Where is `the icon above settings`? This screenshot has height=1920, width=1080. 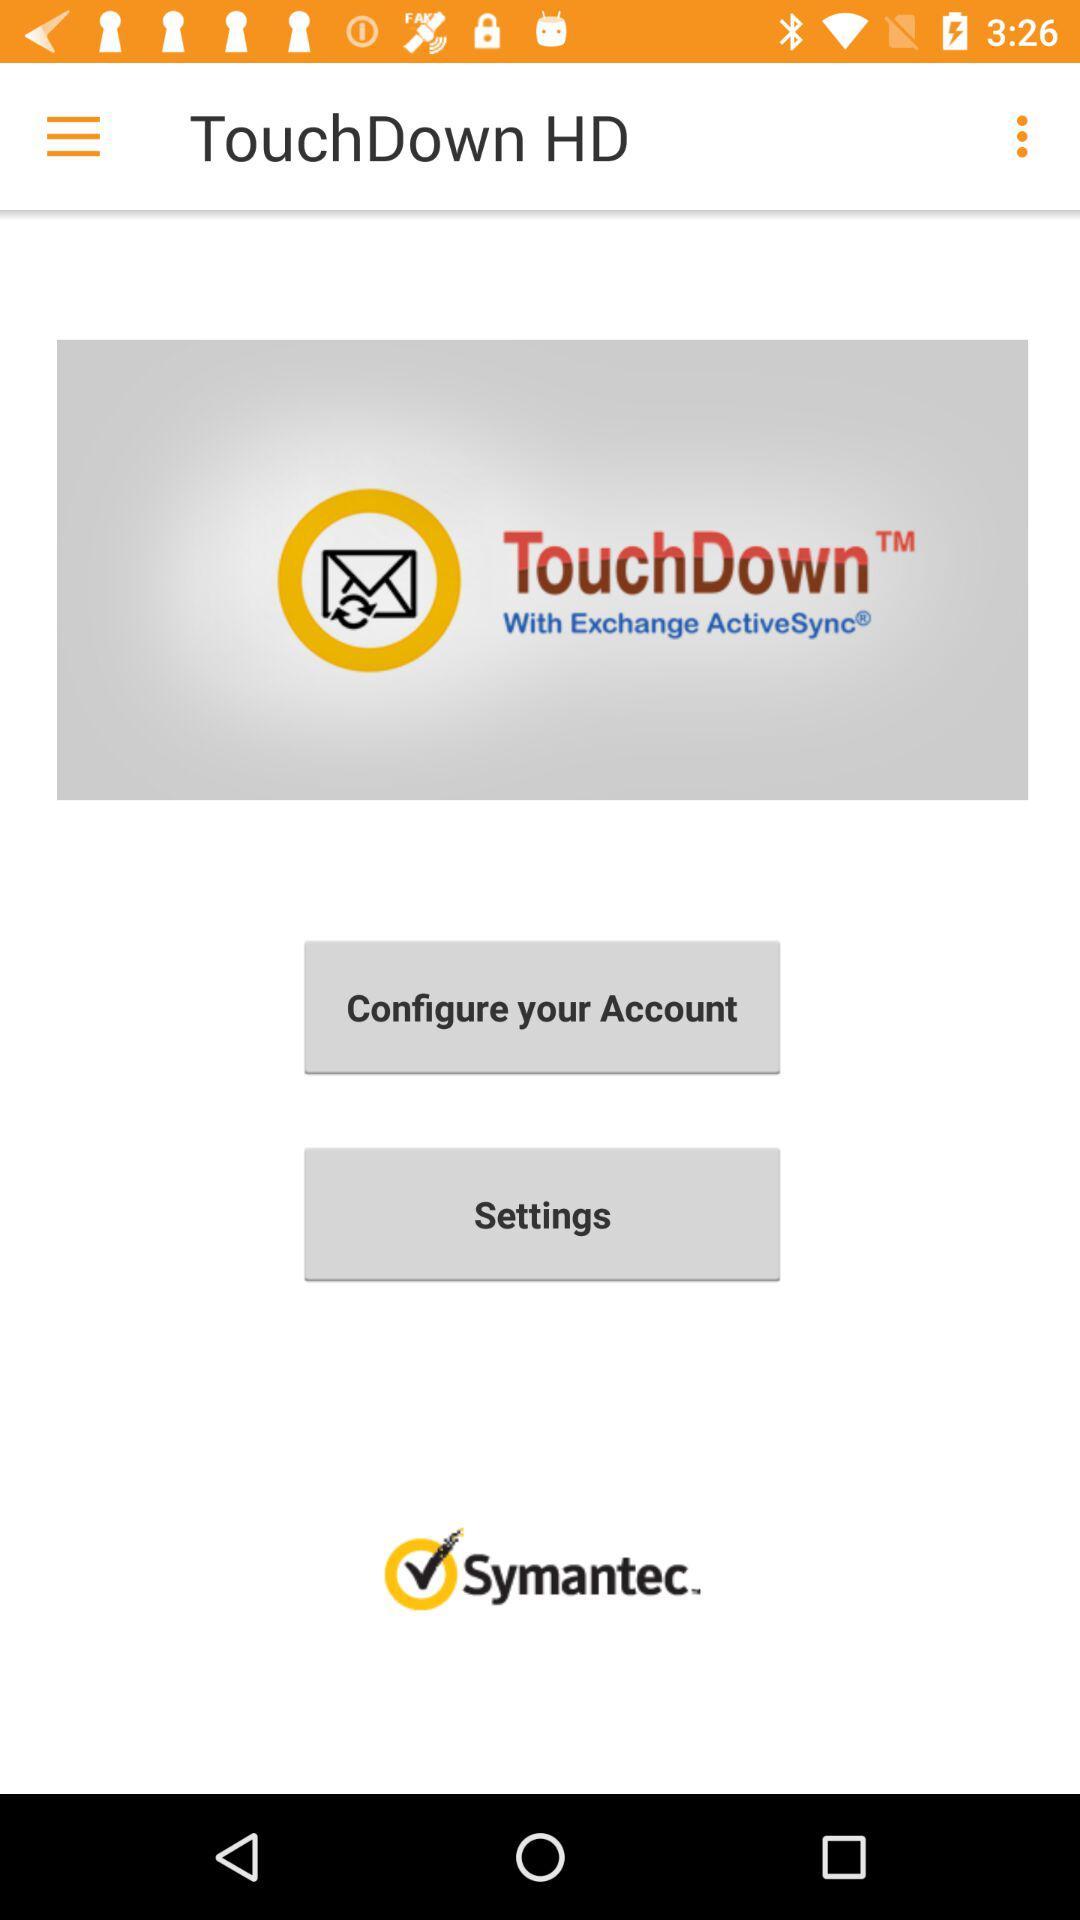
the icon above settings is located at coordinates (542, 1007).